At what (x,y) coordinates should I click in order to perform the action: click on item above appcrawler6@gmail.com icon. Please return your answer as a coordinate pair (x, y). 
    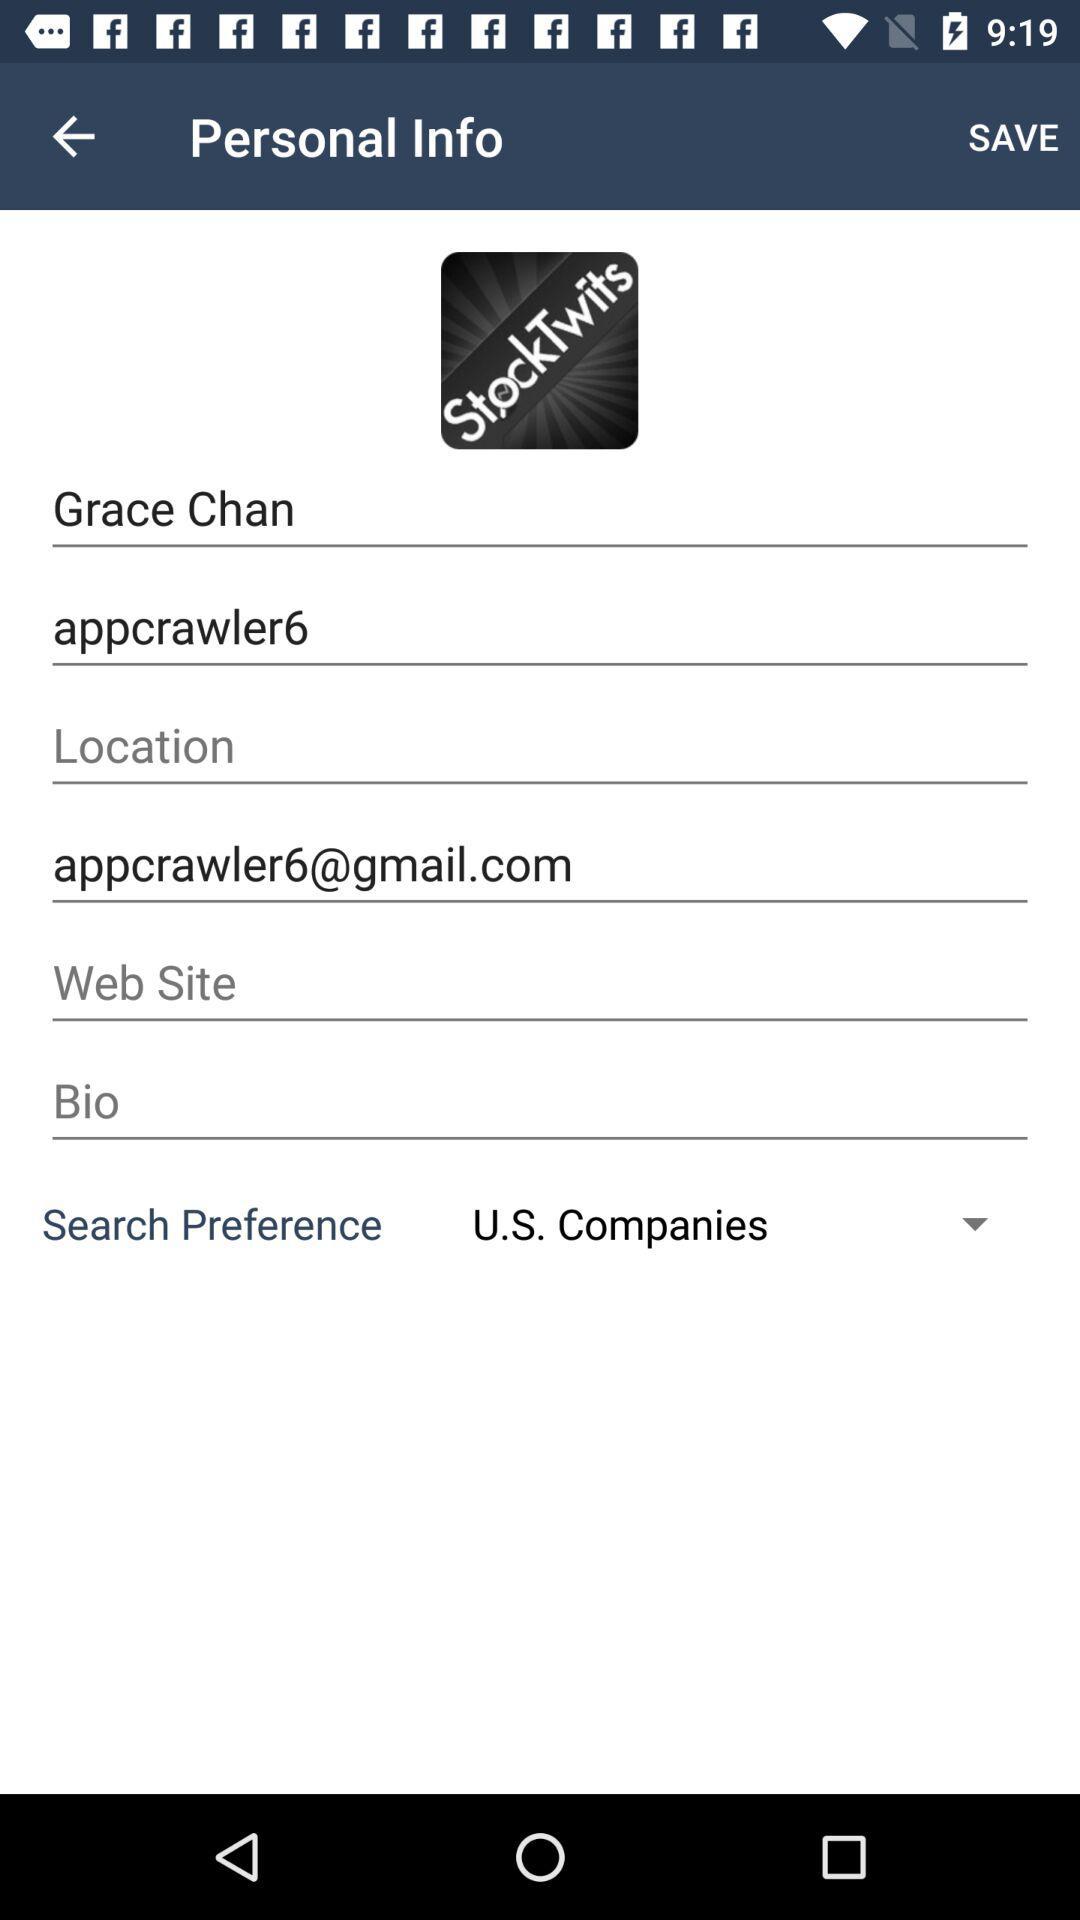
    Looking at the image, I should click on (540, 744).